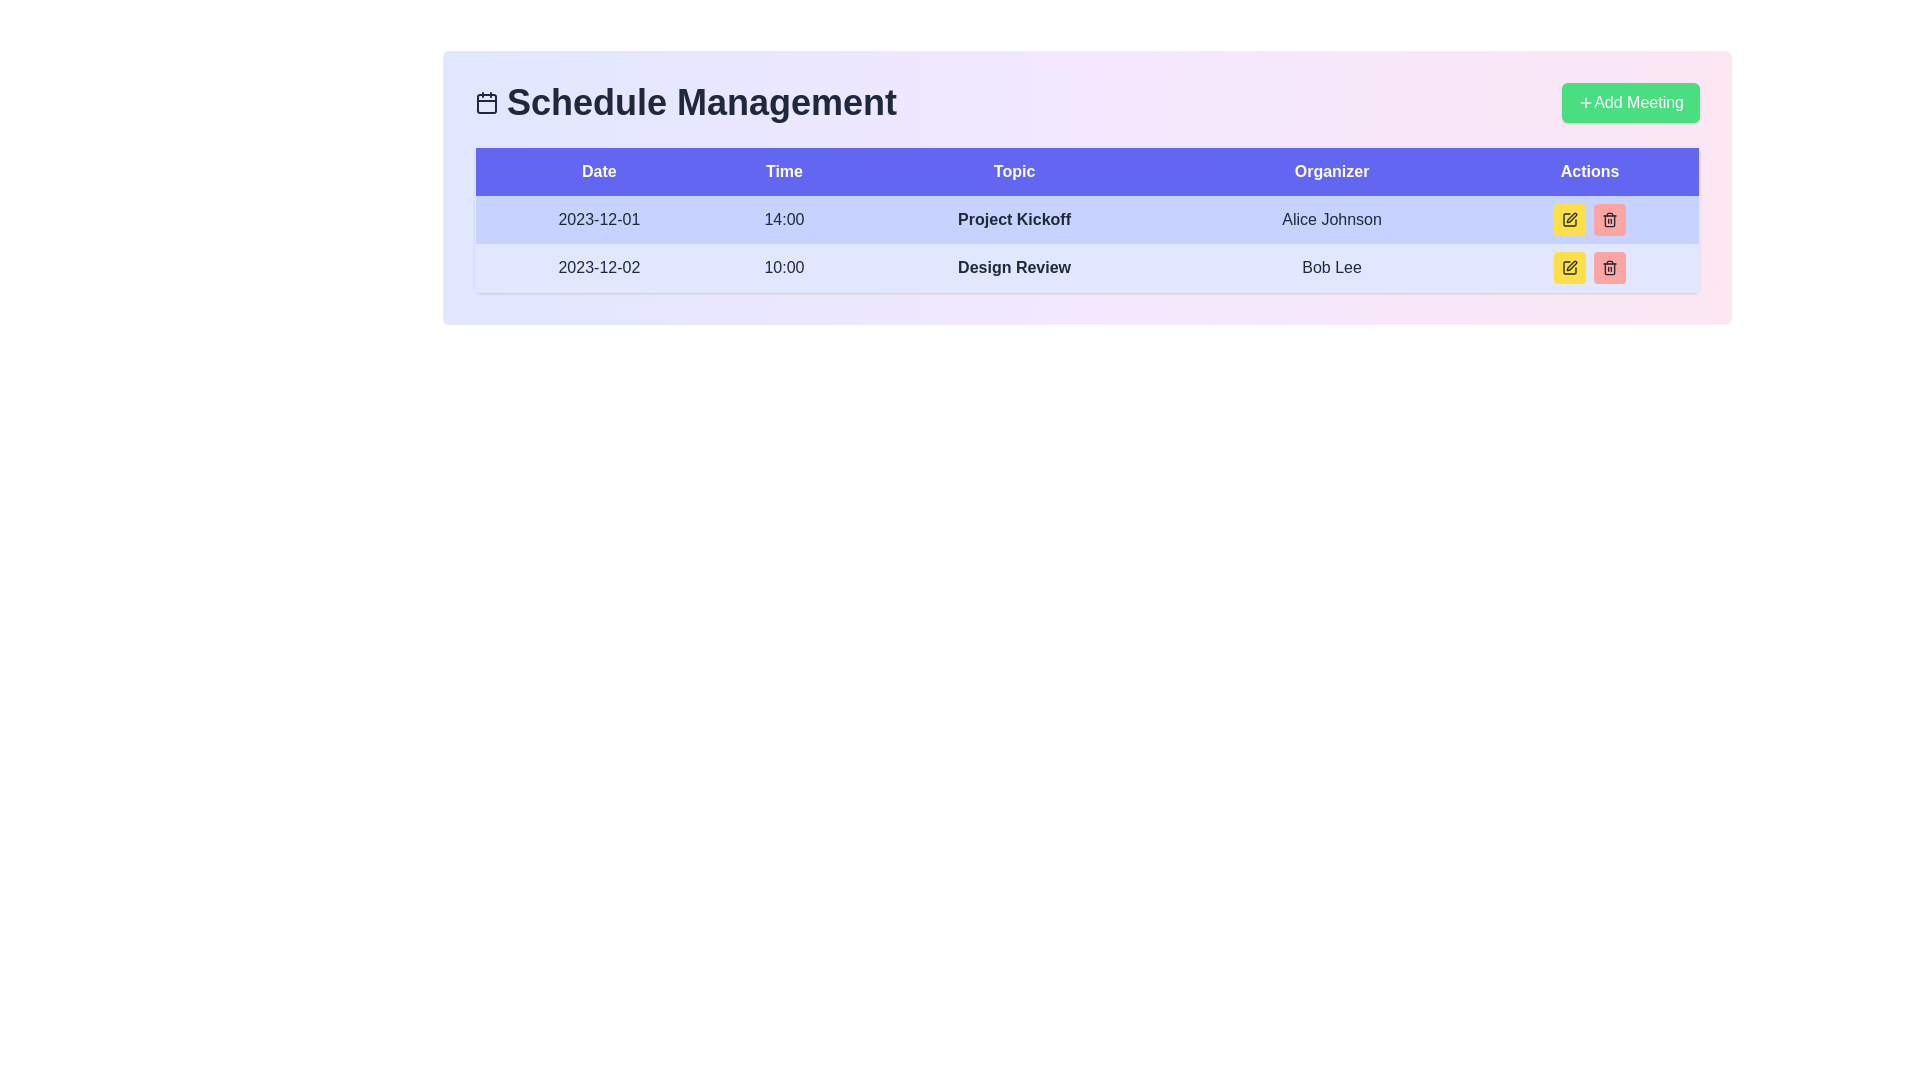  Describe the element at coordinates (1585, 103) in the screenshot. I see `the plus icon in the green 'Add Meeting' button at the top-right of the interface` at that location.